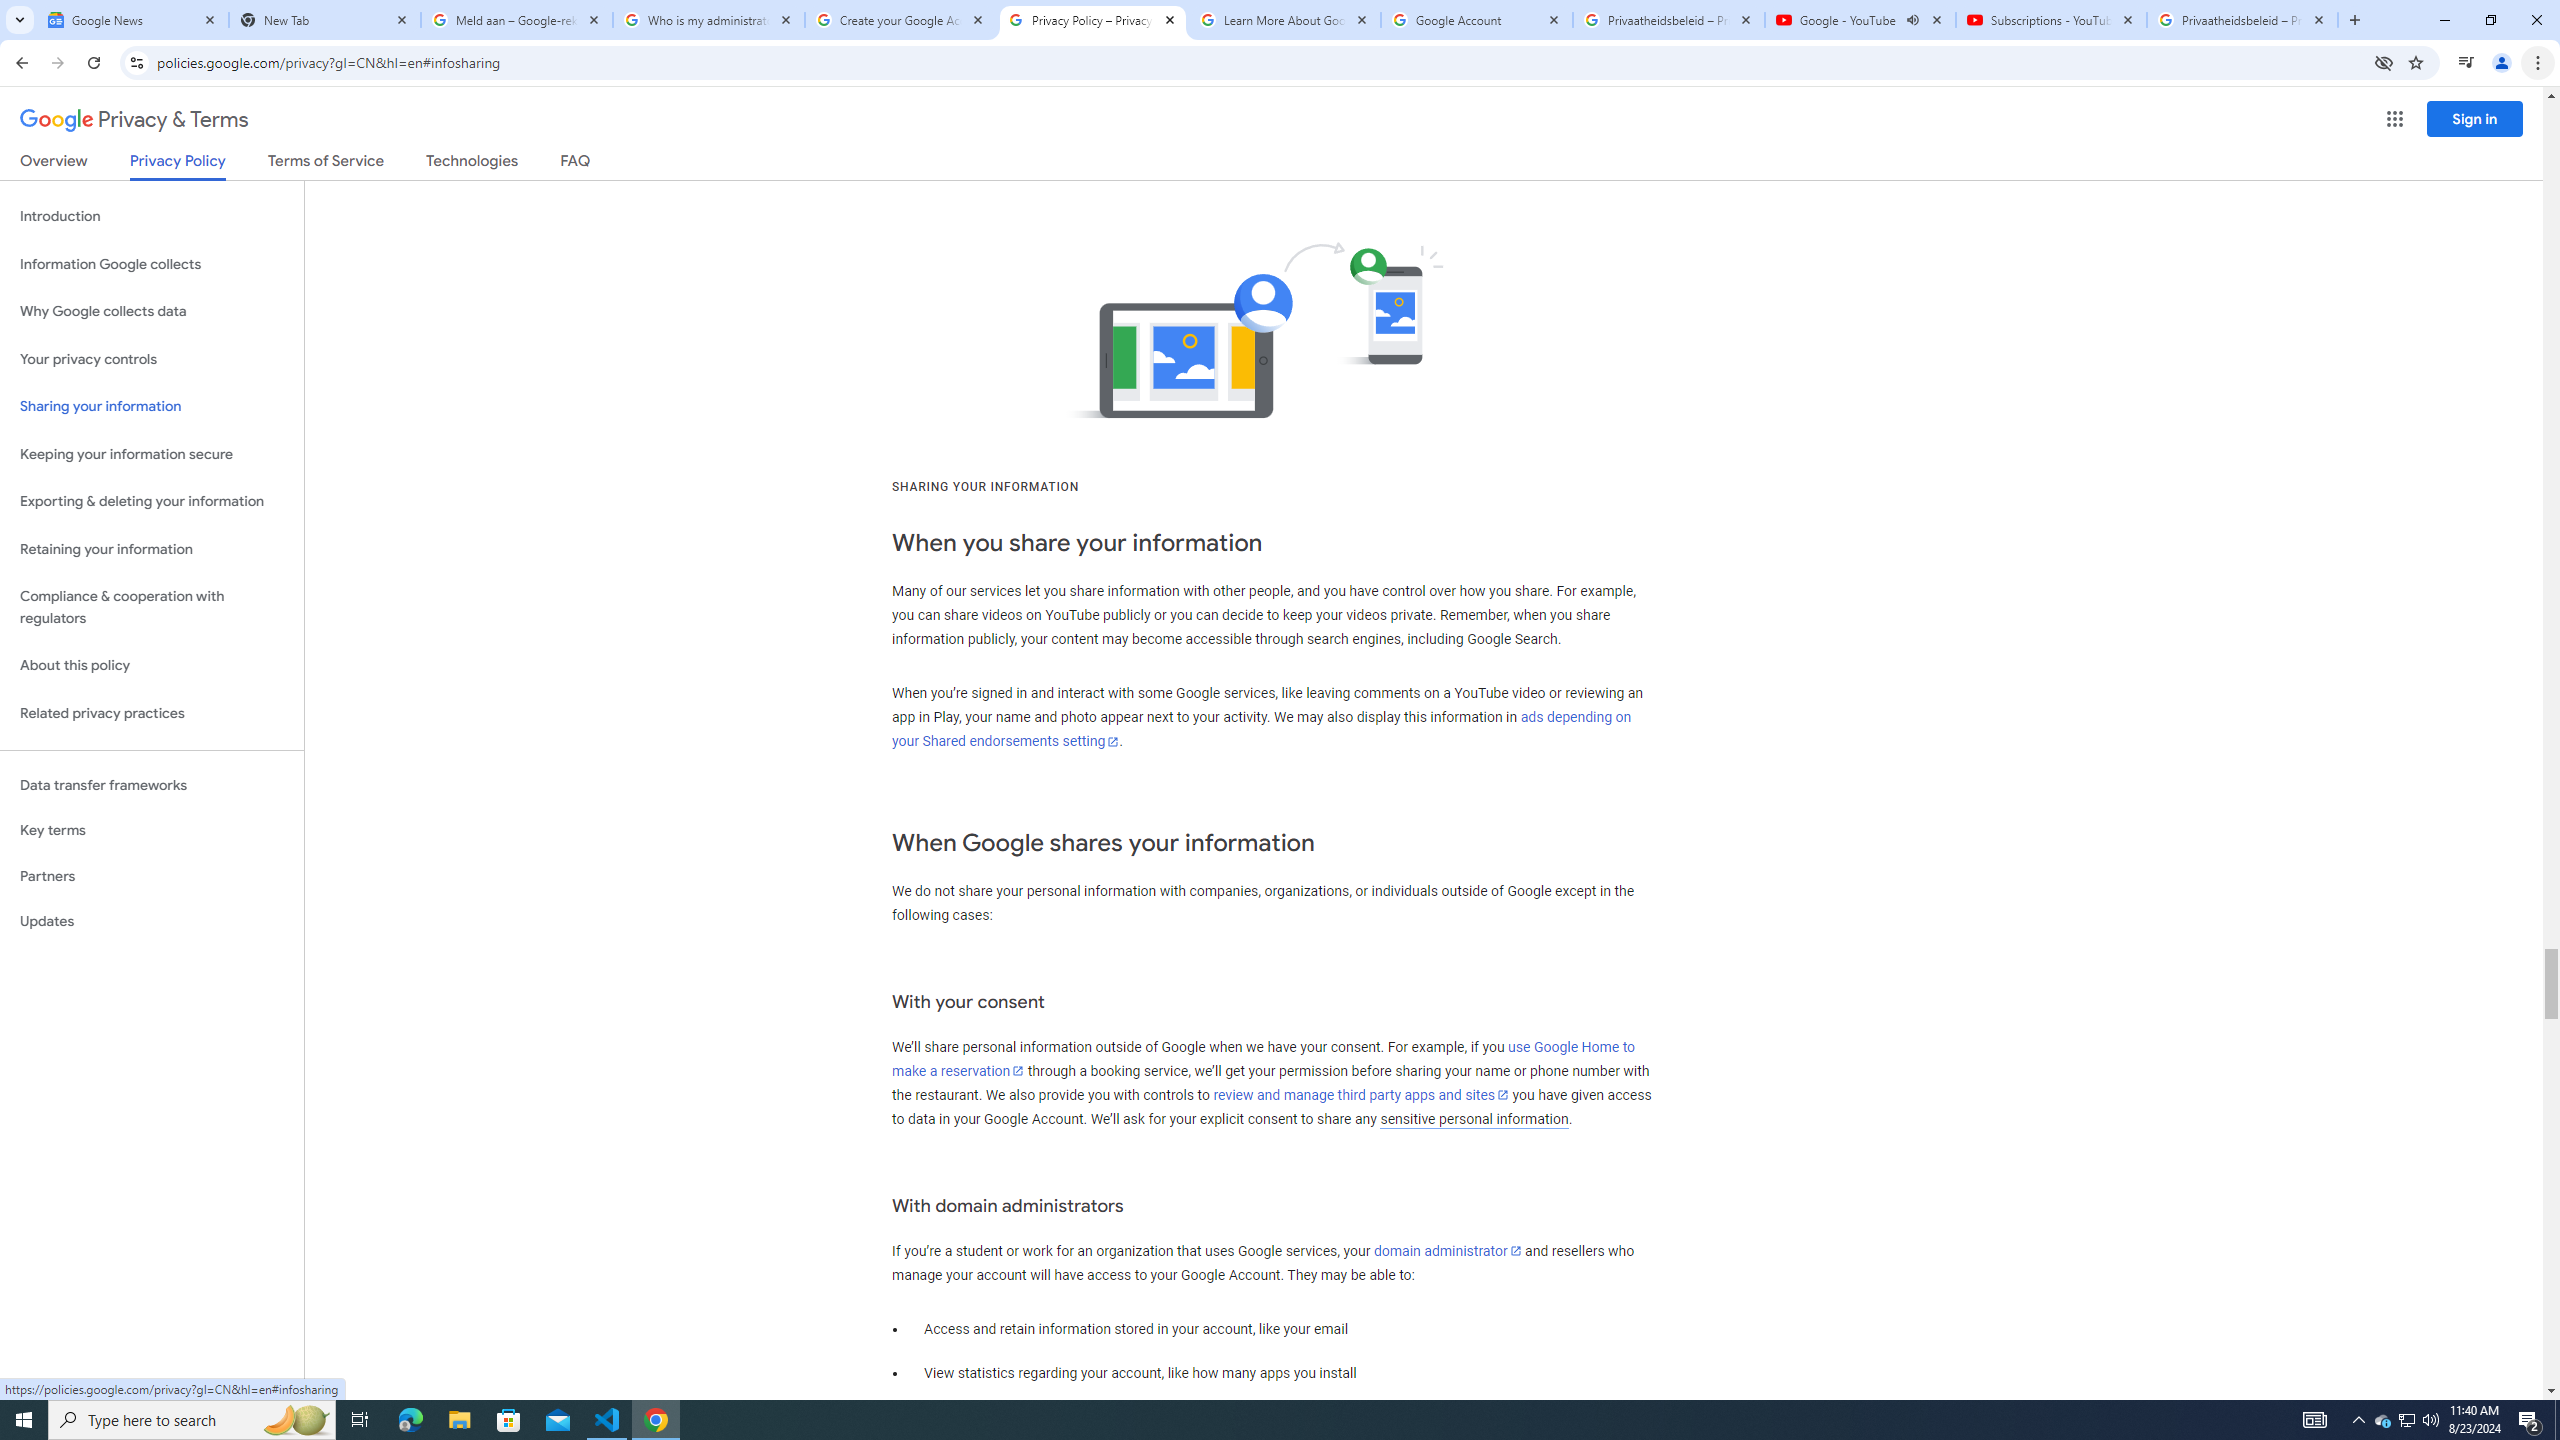 The height and width of the screenshot is (1440, 2560). What do you see at coordinates (151, 501) in the screenshot?
I see `'Exporting & deleting your information'` at bounding box center [151, 501].